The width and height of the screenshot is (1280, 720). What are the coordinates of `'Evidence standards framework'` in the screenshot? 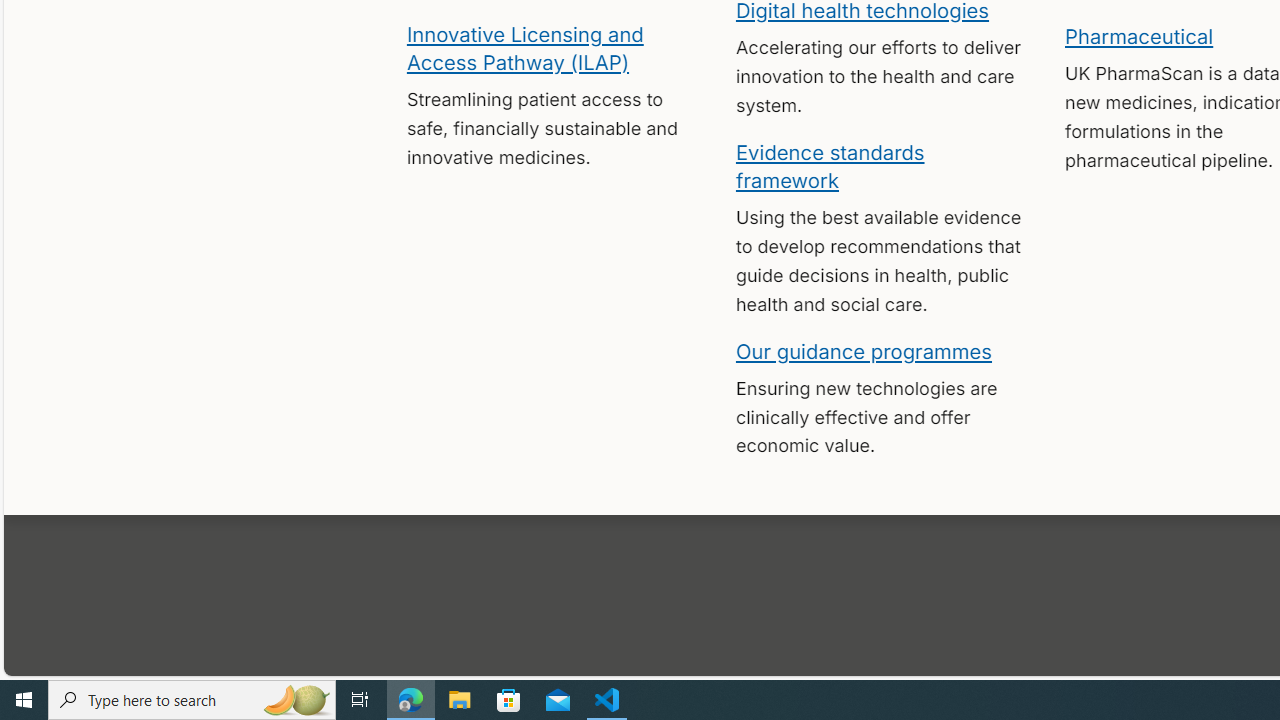 It's located at (830, 164).